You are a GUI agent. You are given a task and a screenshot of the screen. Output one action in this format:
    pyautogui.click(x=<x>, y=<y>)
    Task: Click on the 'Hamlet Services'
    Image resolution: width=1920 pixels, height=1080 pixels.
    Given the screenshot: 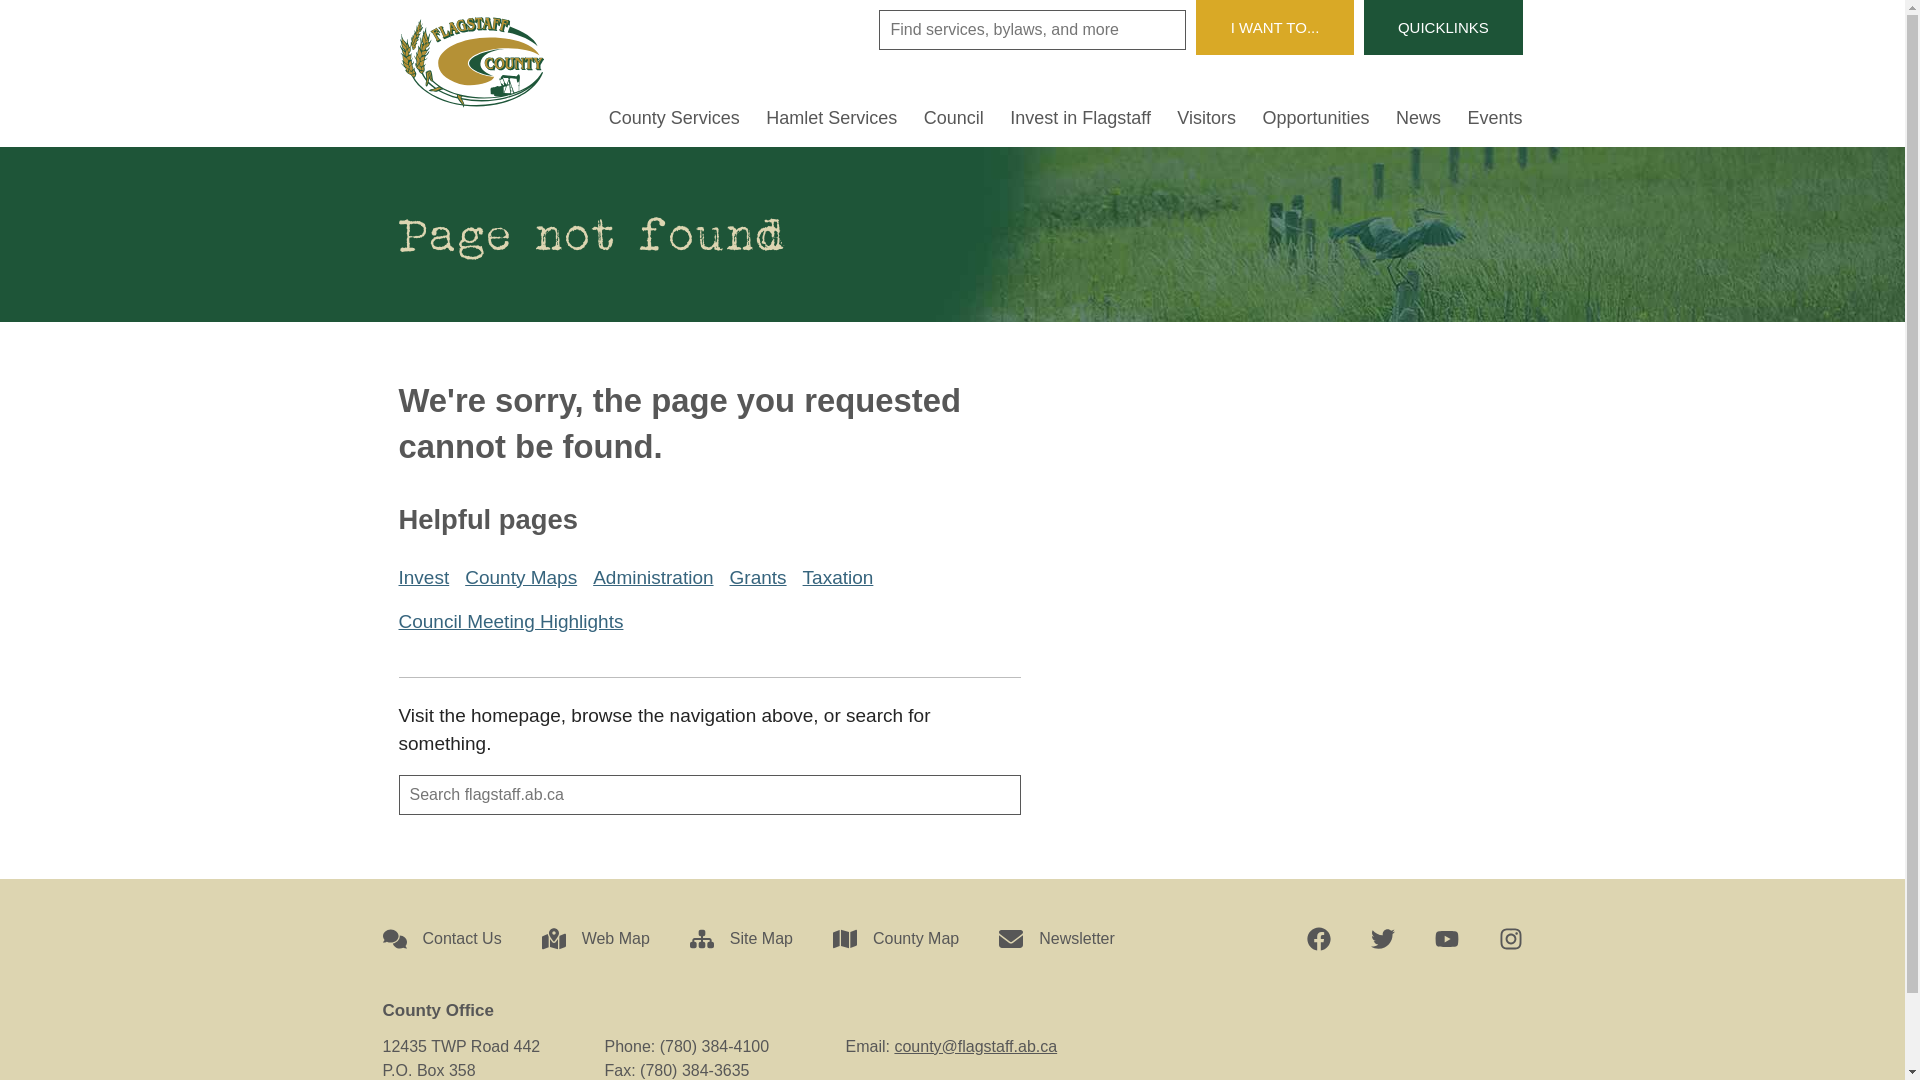 What is the action you would take?
    pyautogui.click(x=831, y=122)
    